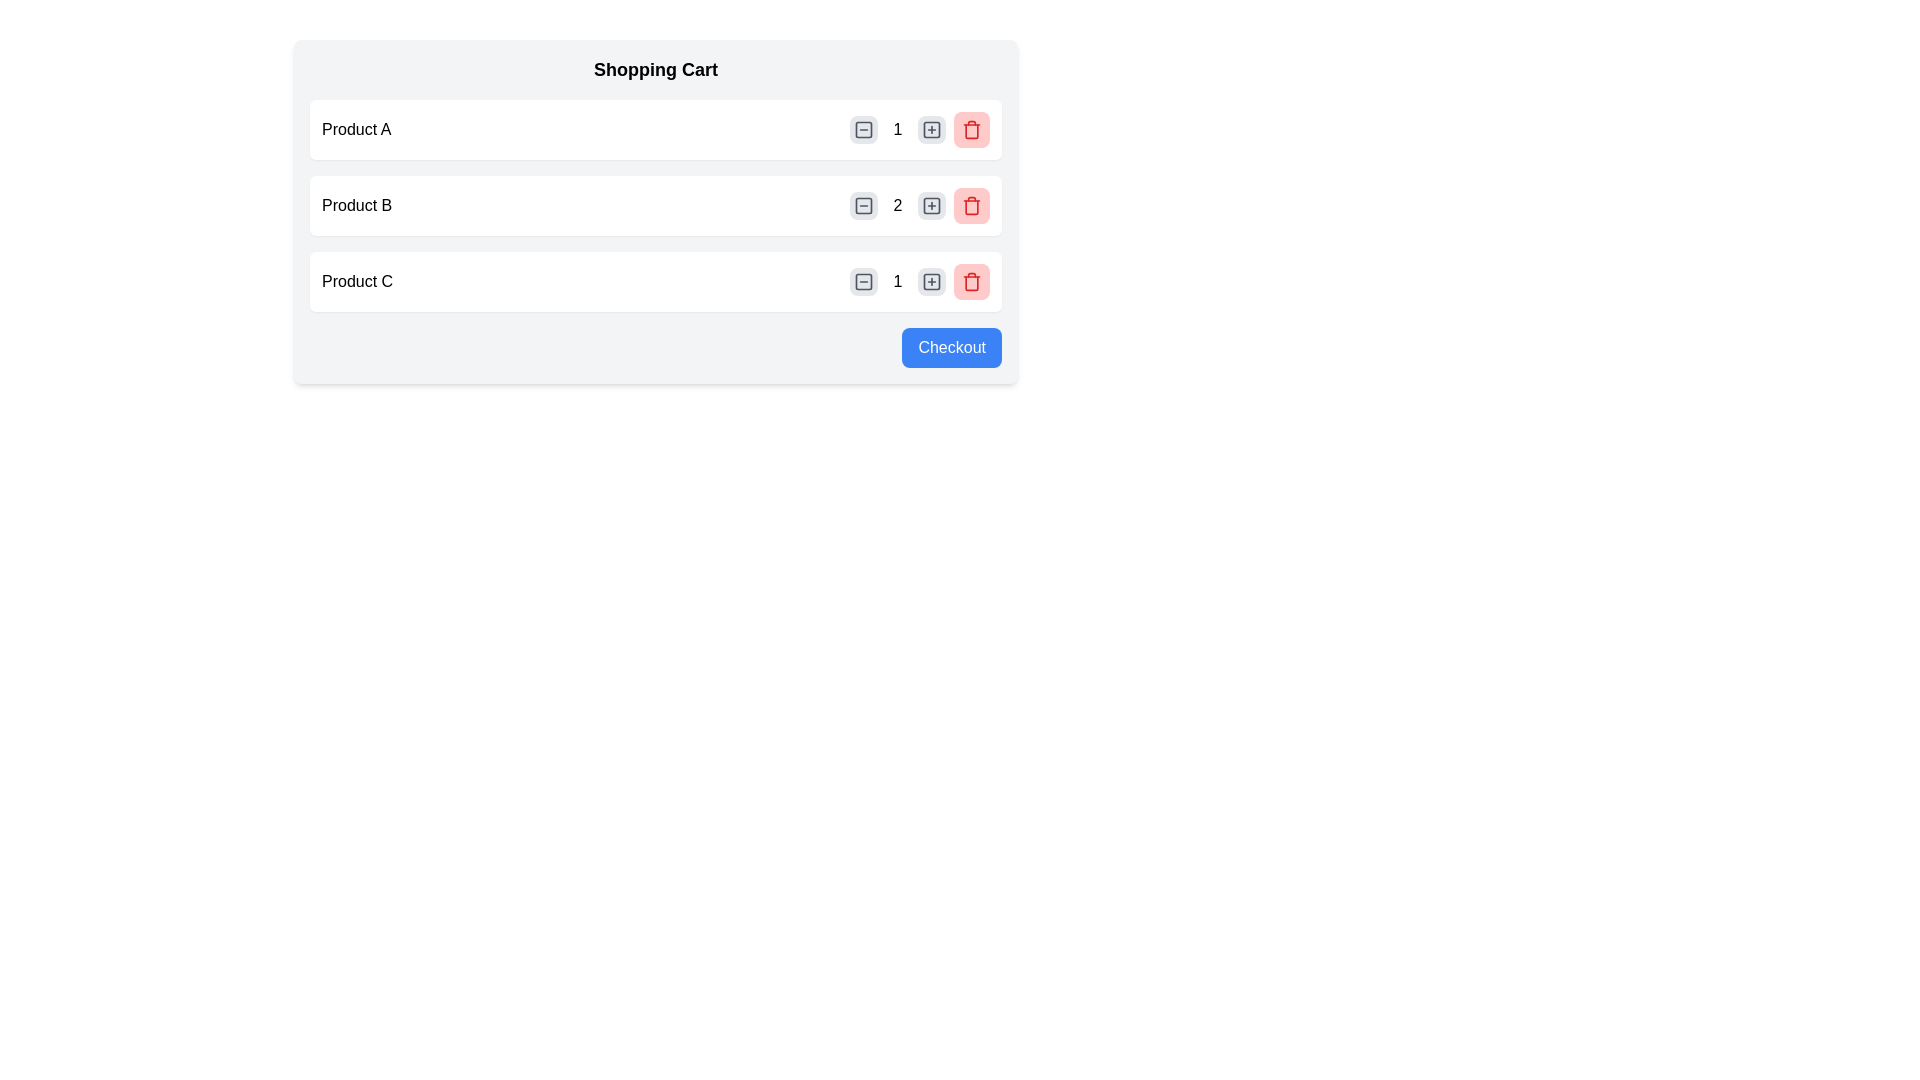  What do you see at coordinates (864, 130) in the screenshot?
I see `the decrement button for 'Product A' to decrease its quantity by one` at bounding box center [864, 130].